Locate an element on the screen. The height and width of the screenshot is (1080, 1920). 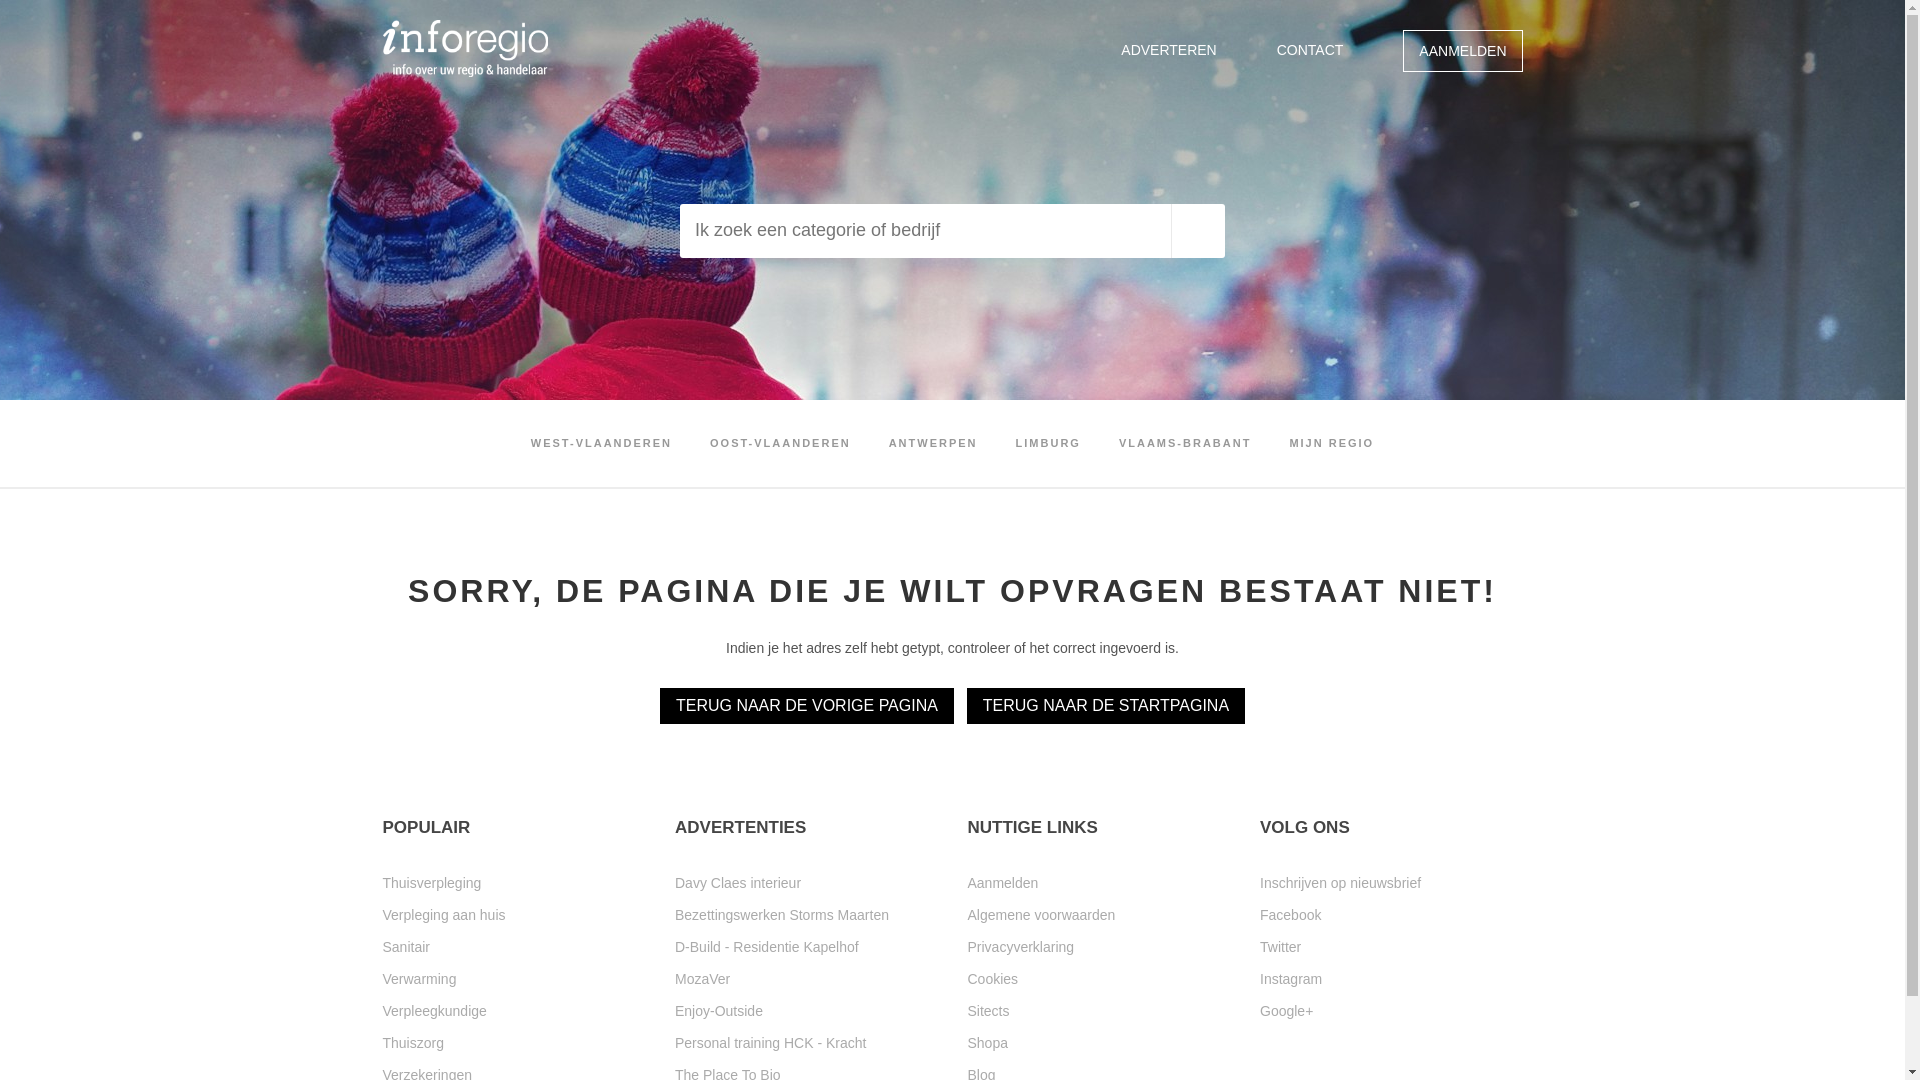
'Facebook' is located at coordinates (1390, 914).